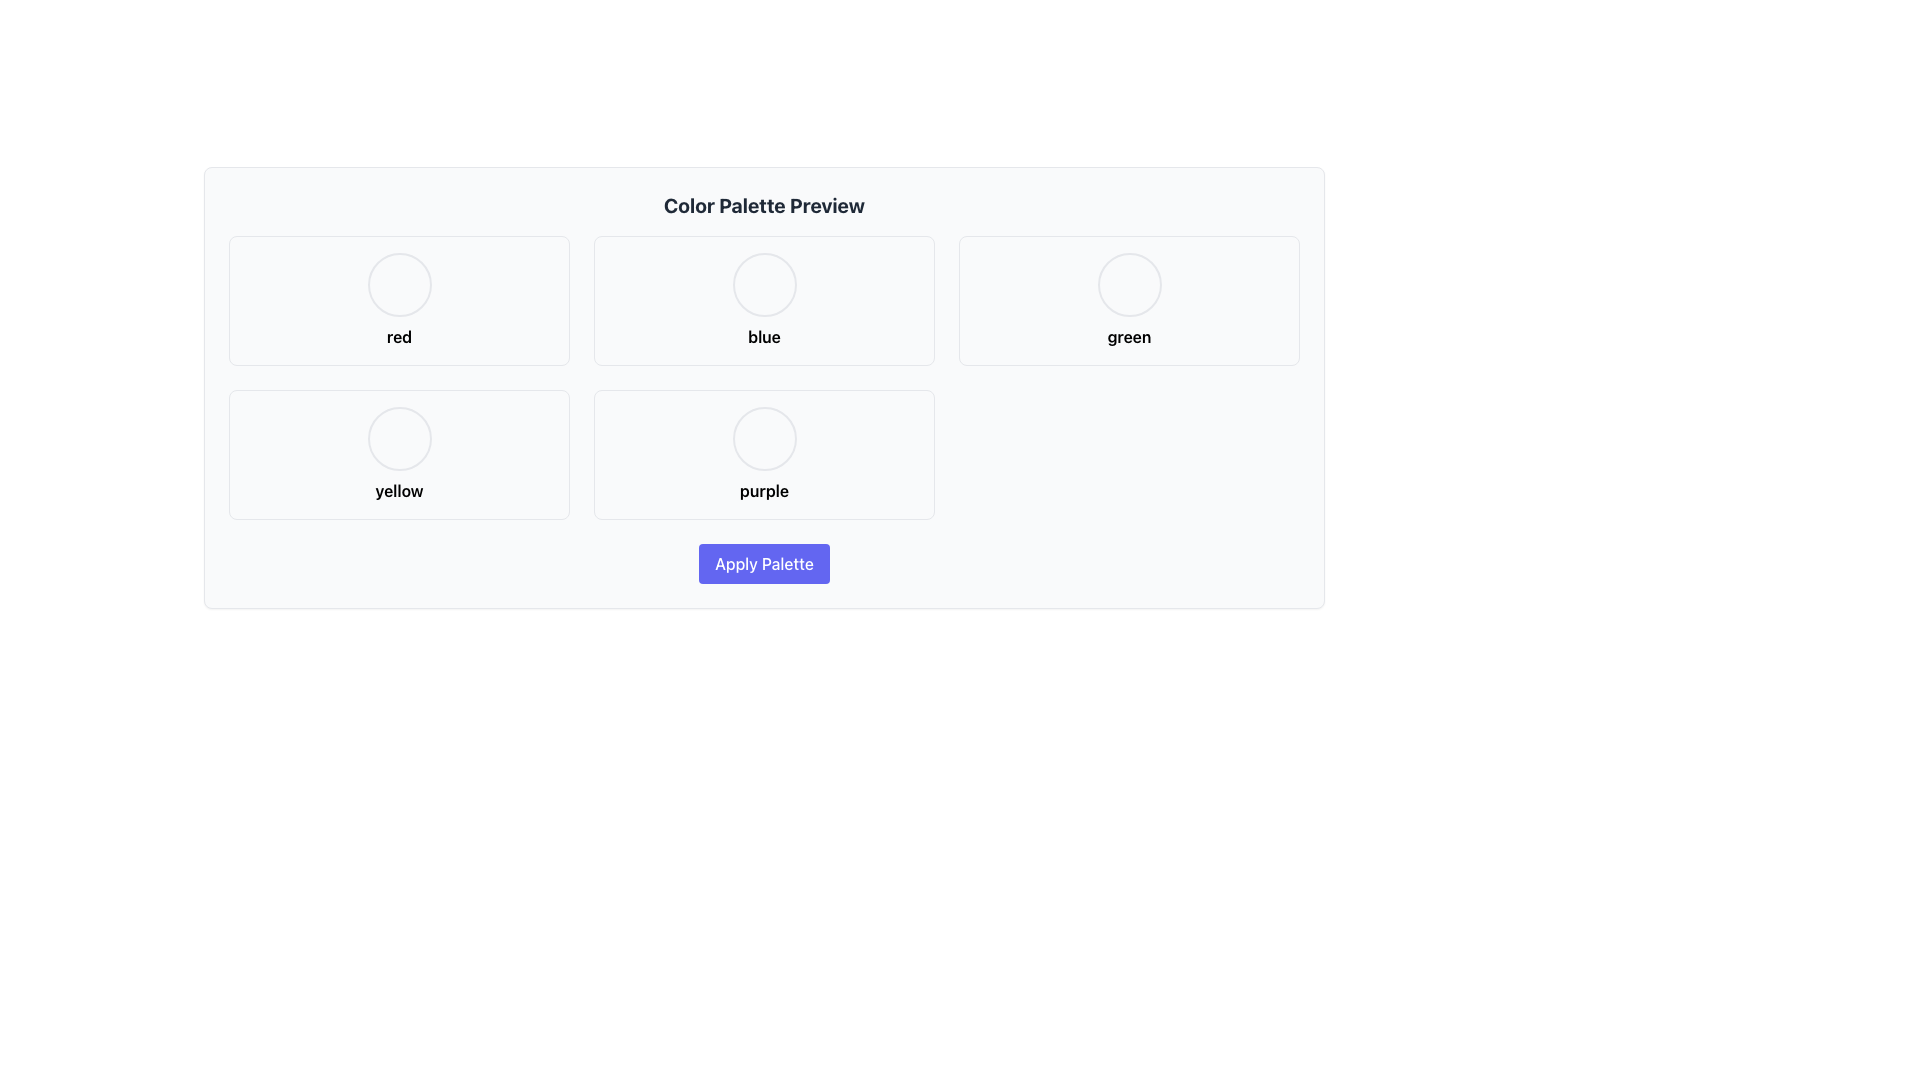  I want to click on the circular decorative element with a purple fill and darker purple border located at the top of the 'purple' labeled card in the lower row of the grid layout, so click(763, 438).